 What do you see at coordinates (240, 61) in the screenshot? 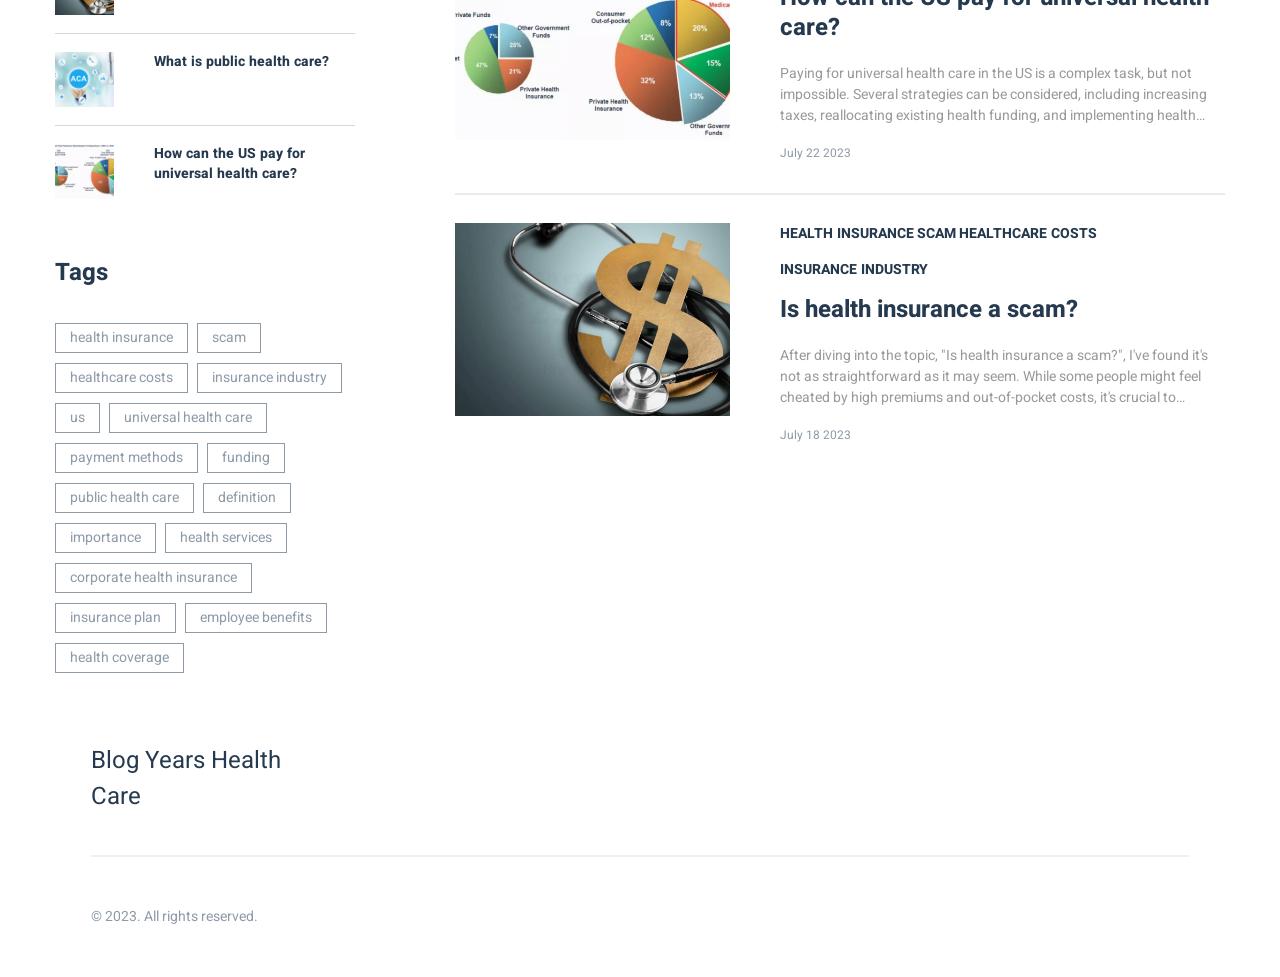
I see `'What is public health care?'` at bounding box center [240, 61].